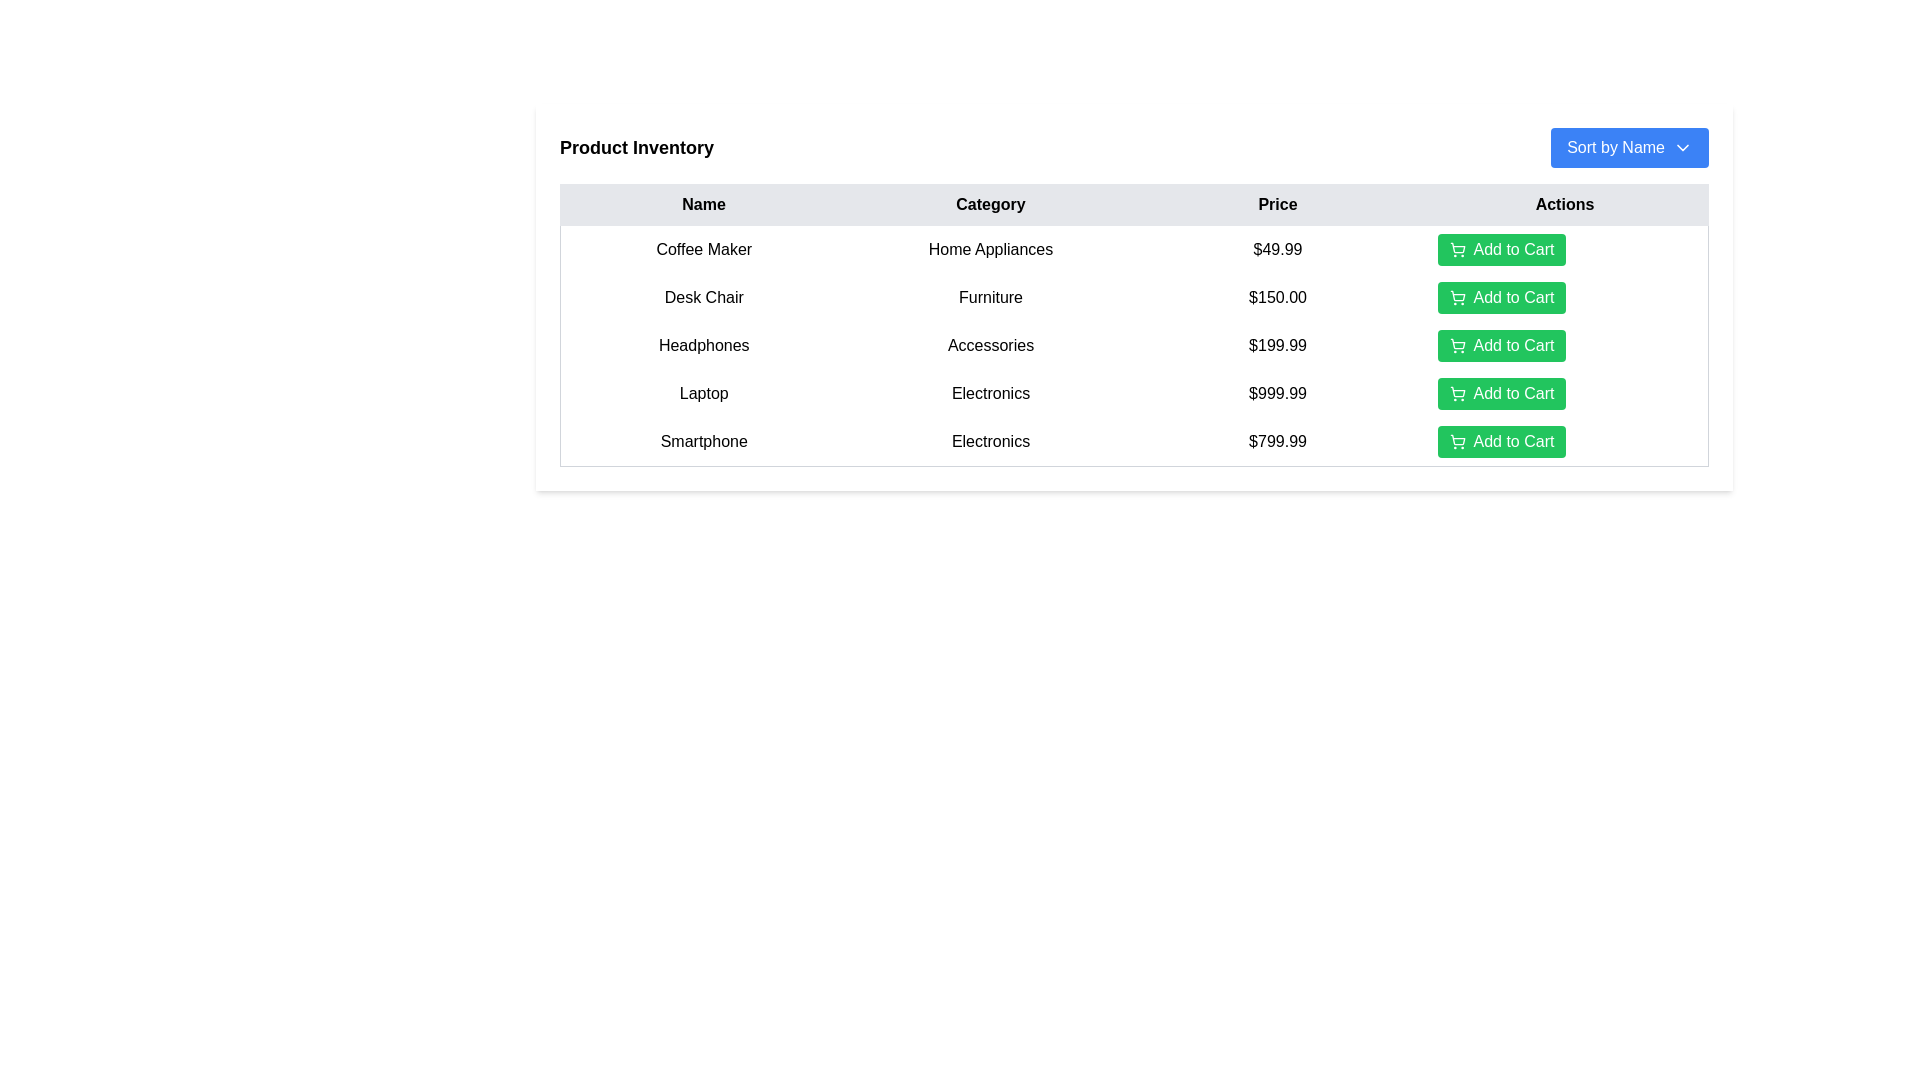  I want to click on the button in the rightmost column under the 'Actions' header, so click(1563, 441).